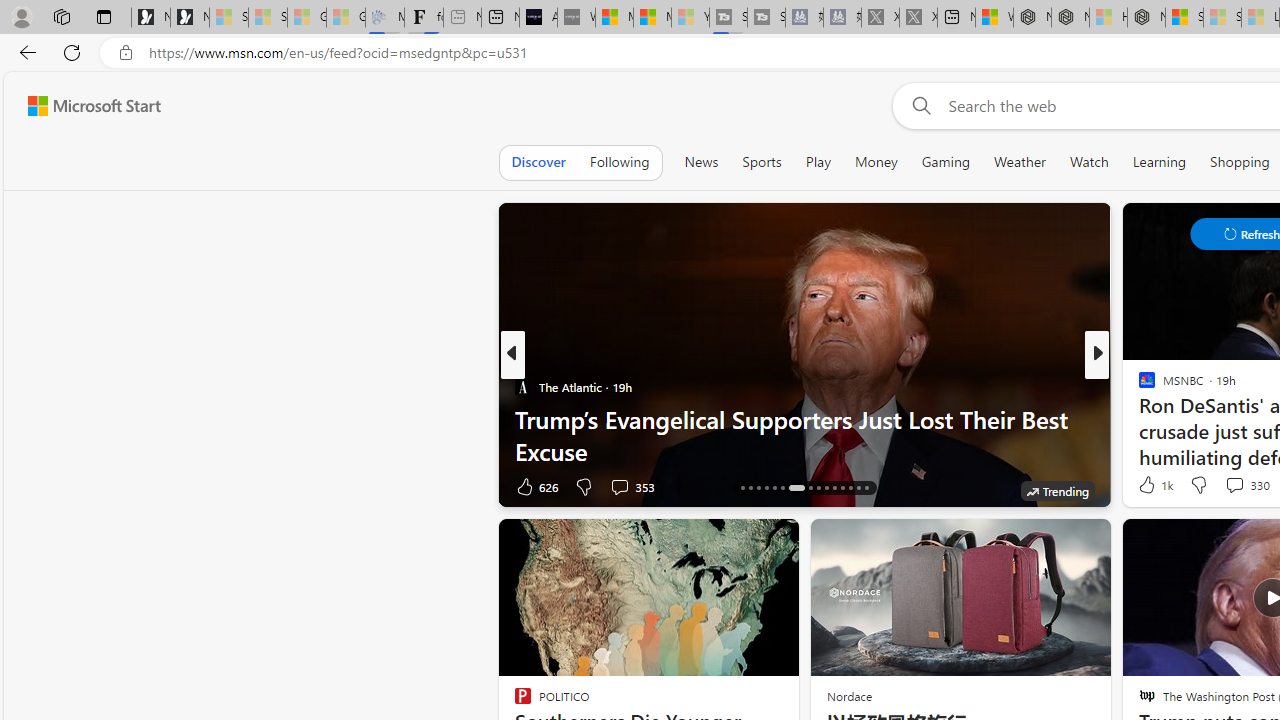 This screenshot has height=720, width=1280. Describe the element at coordinates (1234, 486) in the screenshot. I see `'View comments 96 Comment'` at that location.